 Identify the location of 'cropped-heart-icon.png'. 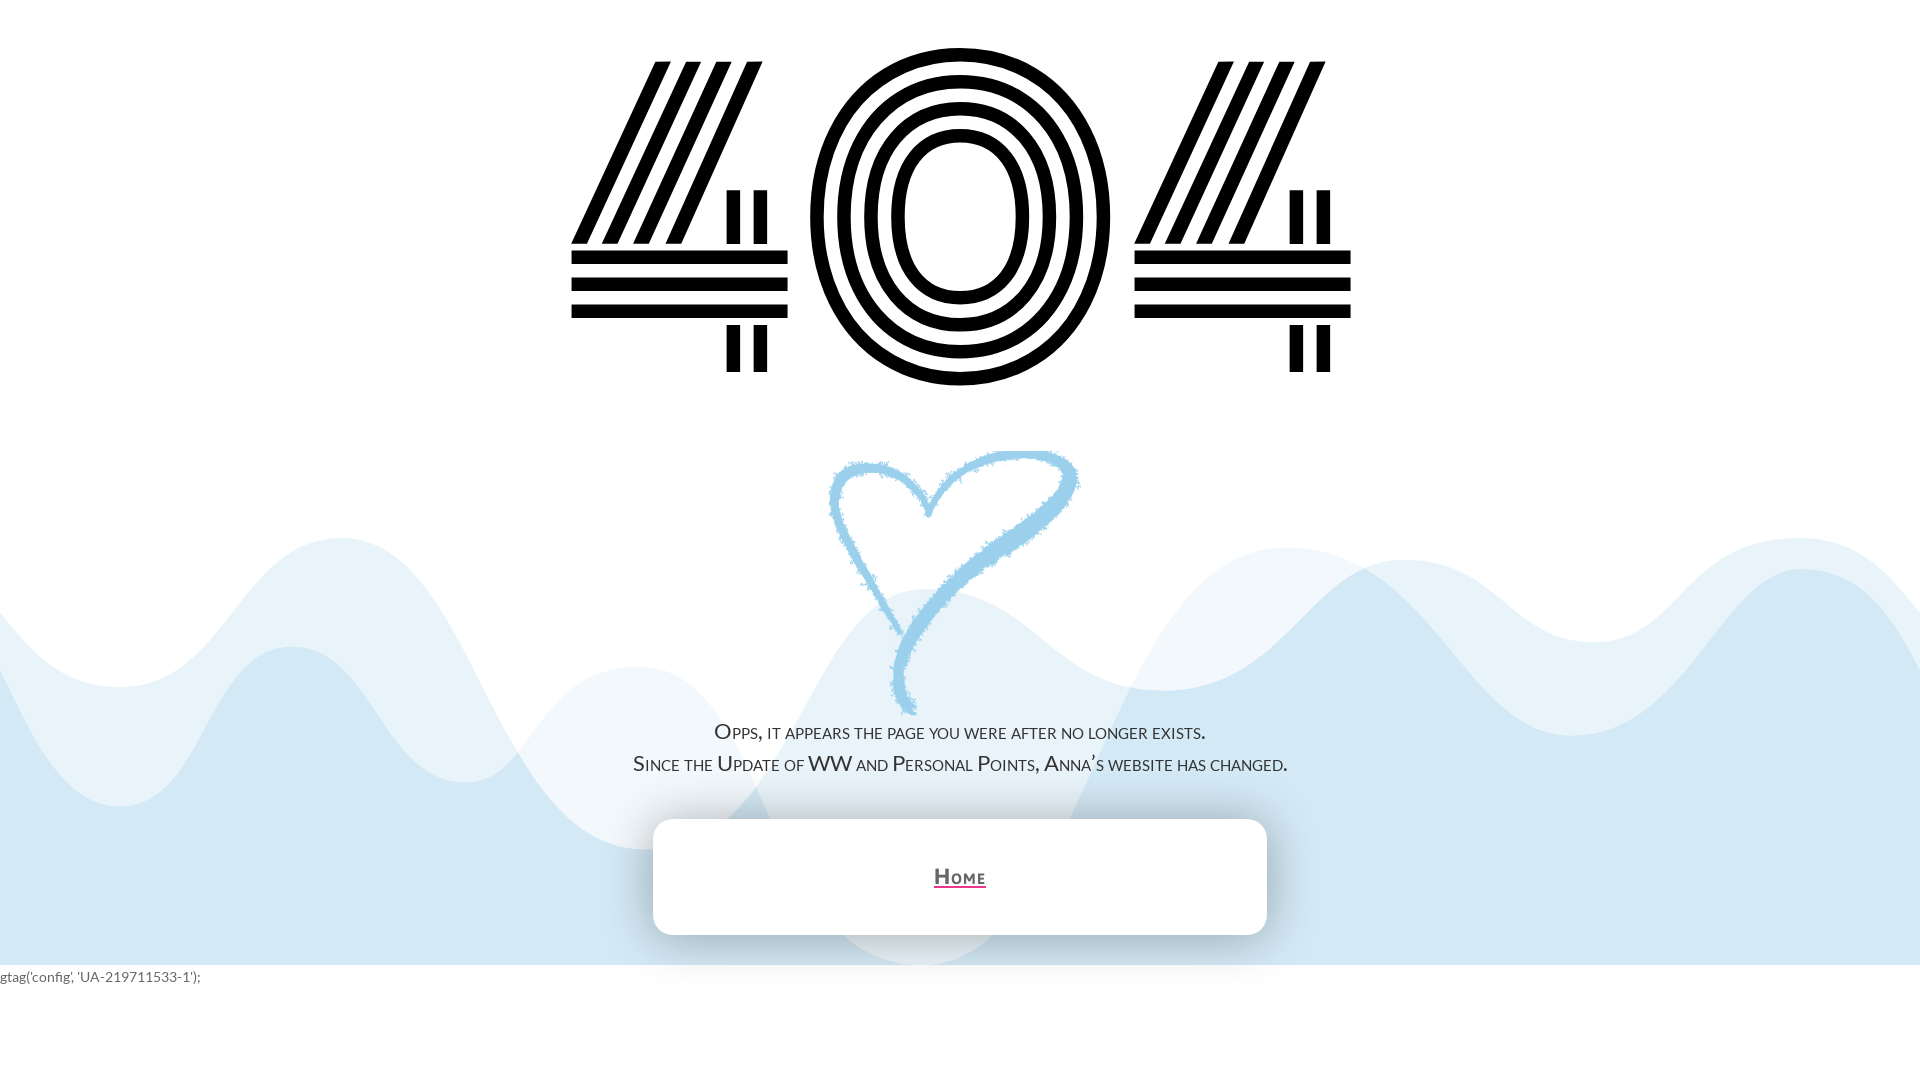
(960, 585).